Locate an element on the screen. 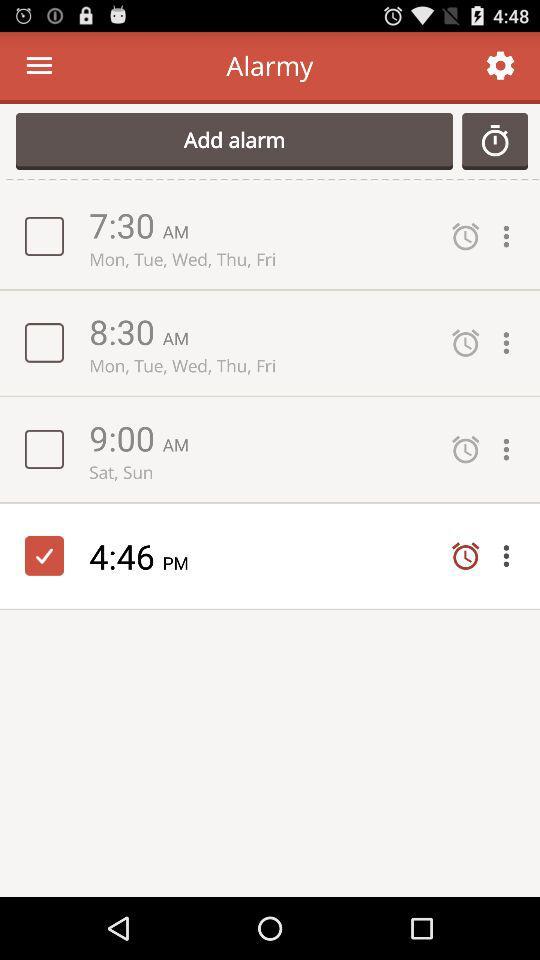 The image size is (540, 960). item to the left of pm is located at coordinates (125, 556).